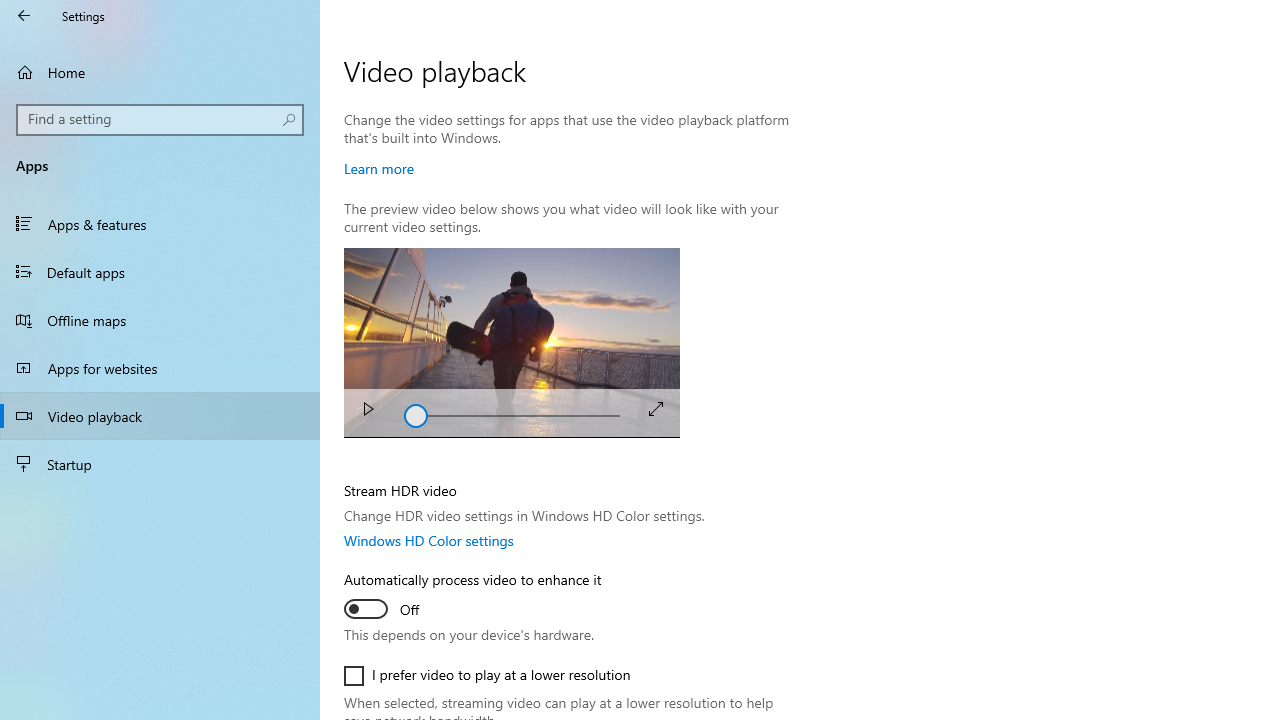 The width and height of the screenshot is (1280, 720). I want to click on 'Full Screen', so click(656, 407).